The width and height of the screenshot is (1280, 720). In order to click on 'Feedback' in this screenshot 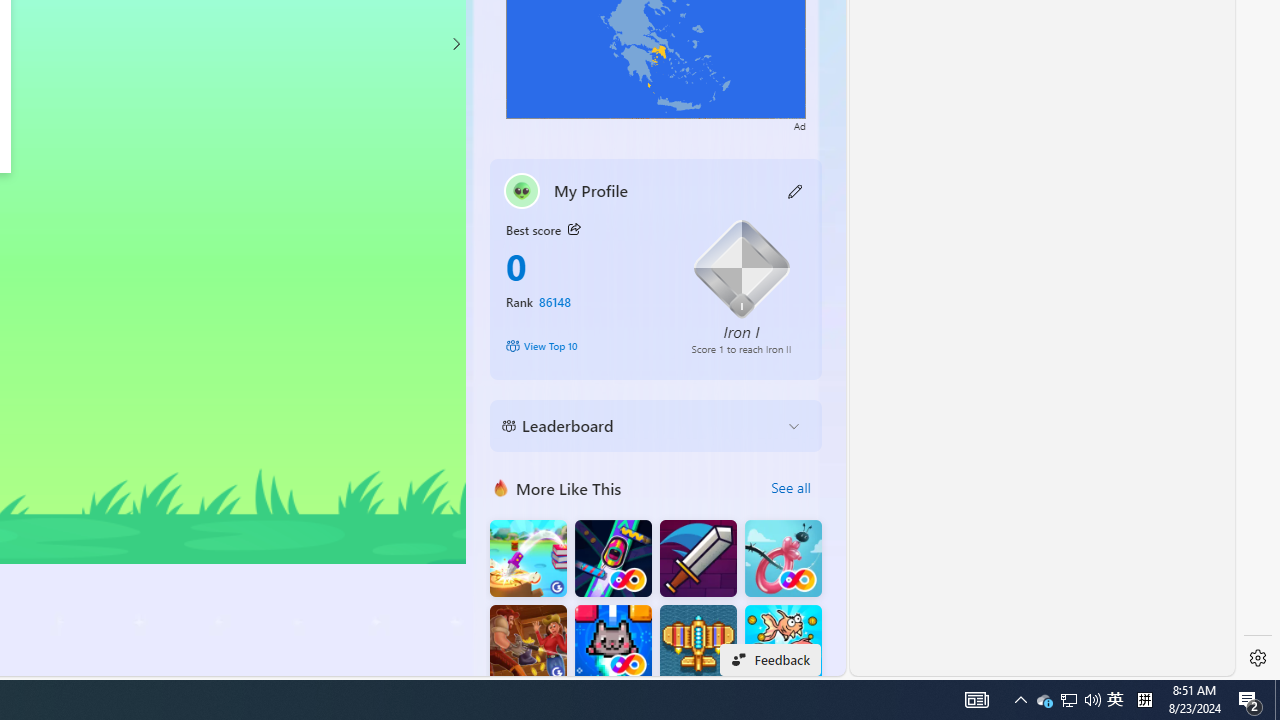, I will do `click(768, 659)`.